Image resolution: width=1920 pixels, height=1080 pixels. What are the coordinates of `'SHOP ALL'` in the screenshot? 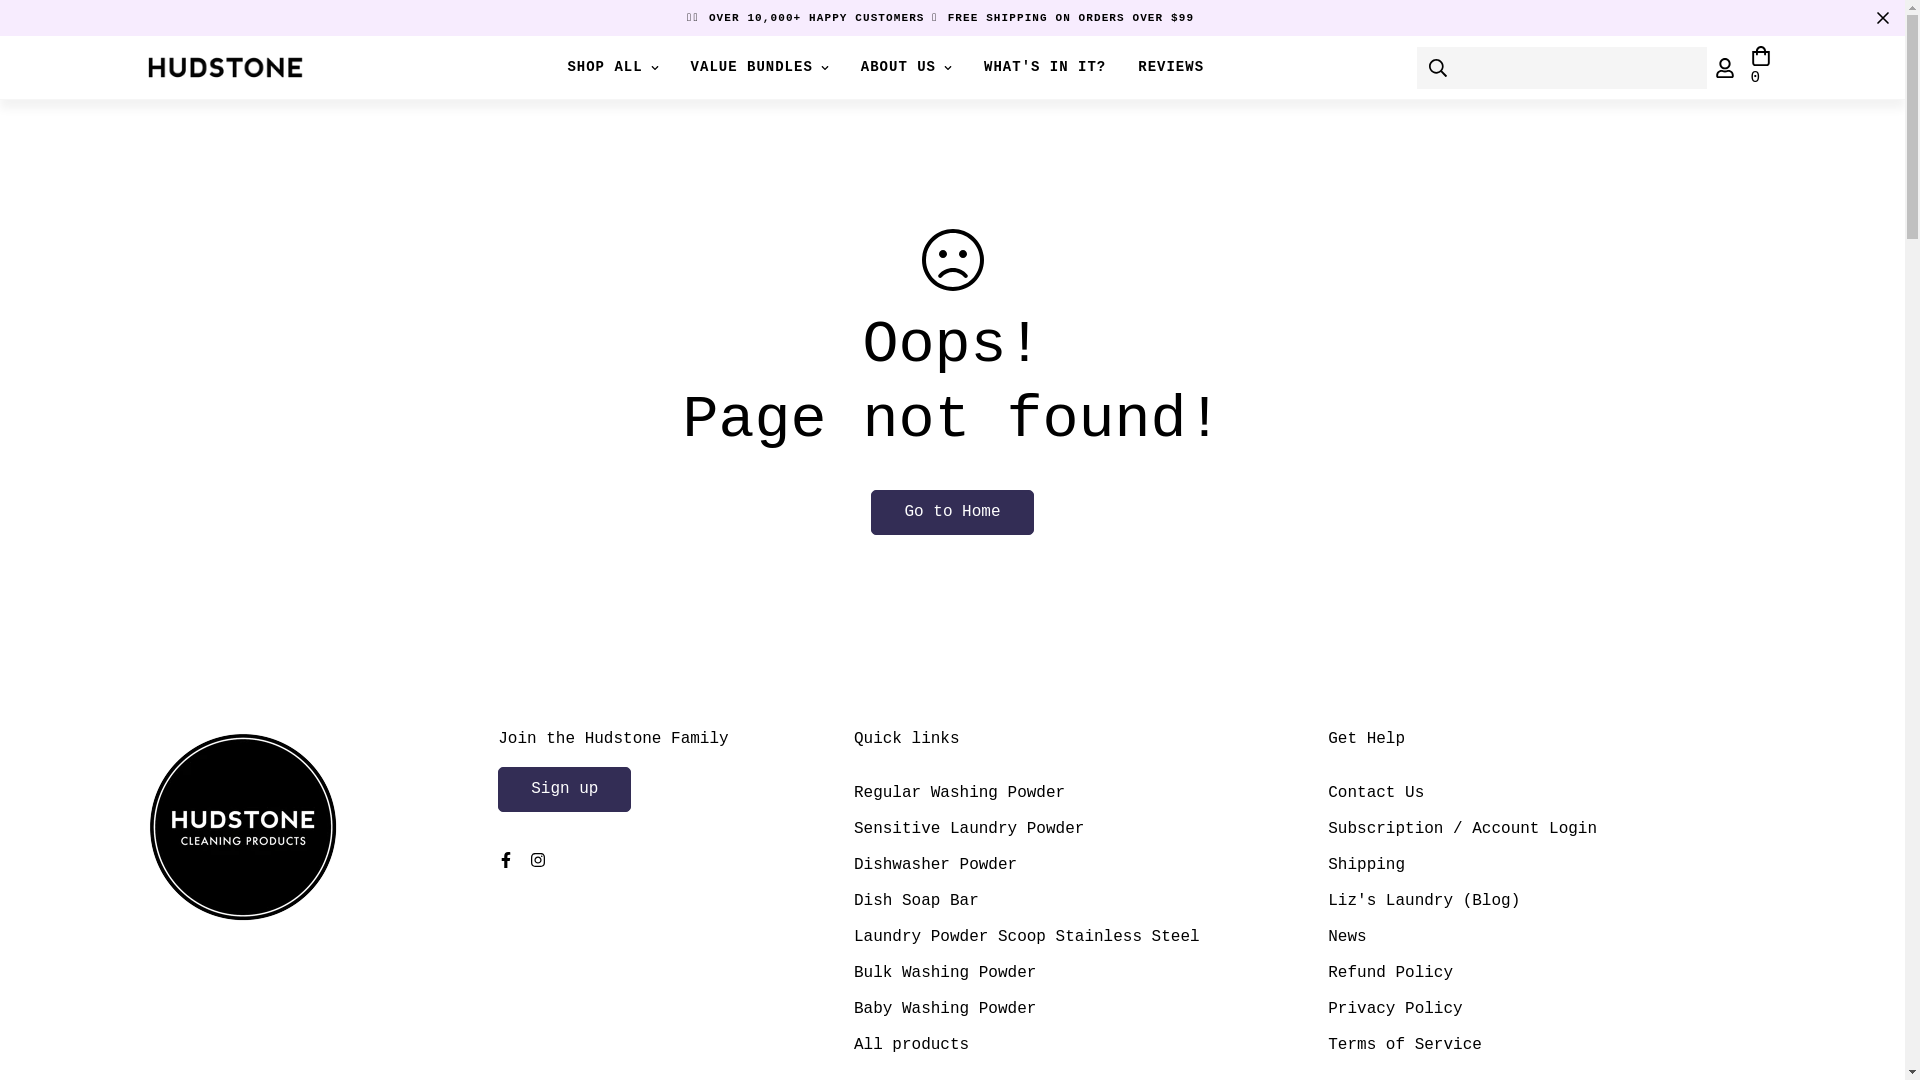 It's located at (611, 66).